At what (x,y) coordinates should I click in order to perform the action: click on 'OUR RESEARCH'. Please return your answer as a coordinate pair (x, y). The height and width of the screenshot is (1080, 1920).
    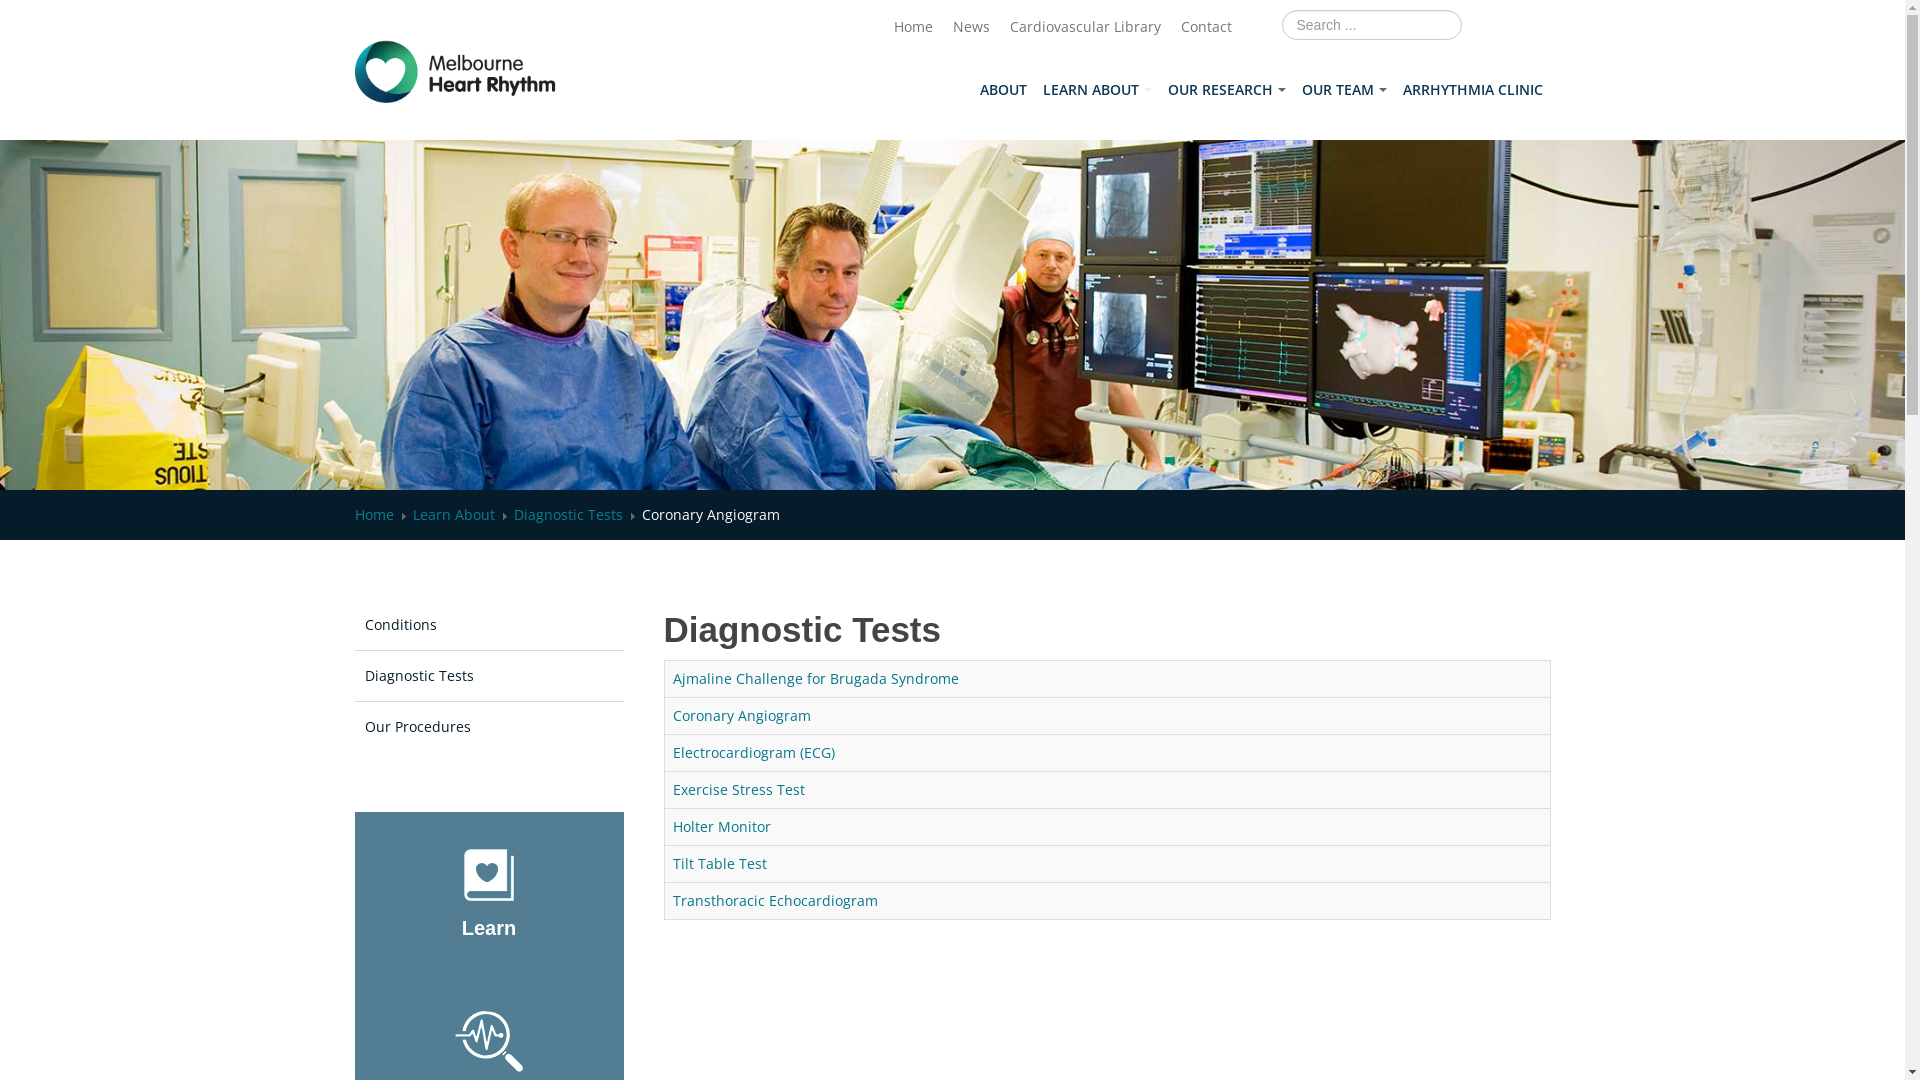
    Looking at the image, I should click on (1160, 88).